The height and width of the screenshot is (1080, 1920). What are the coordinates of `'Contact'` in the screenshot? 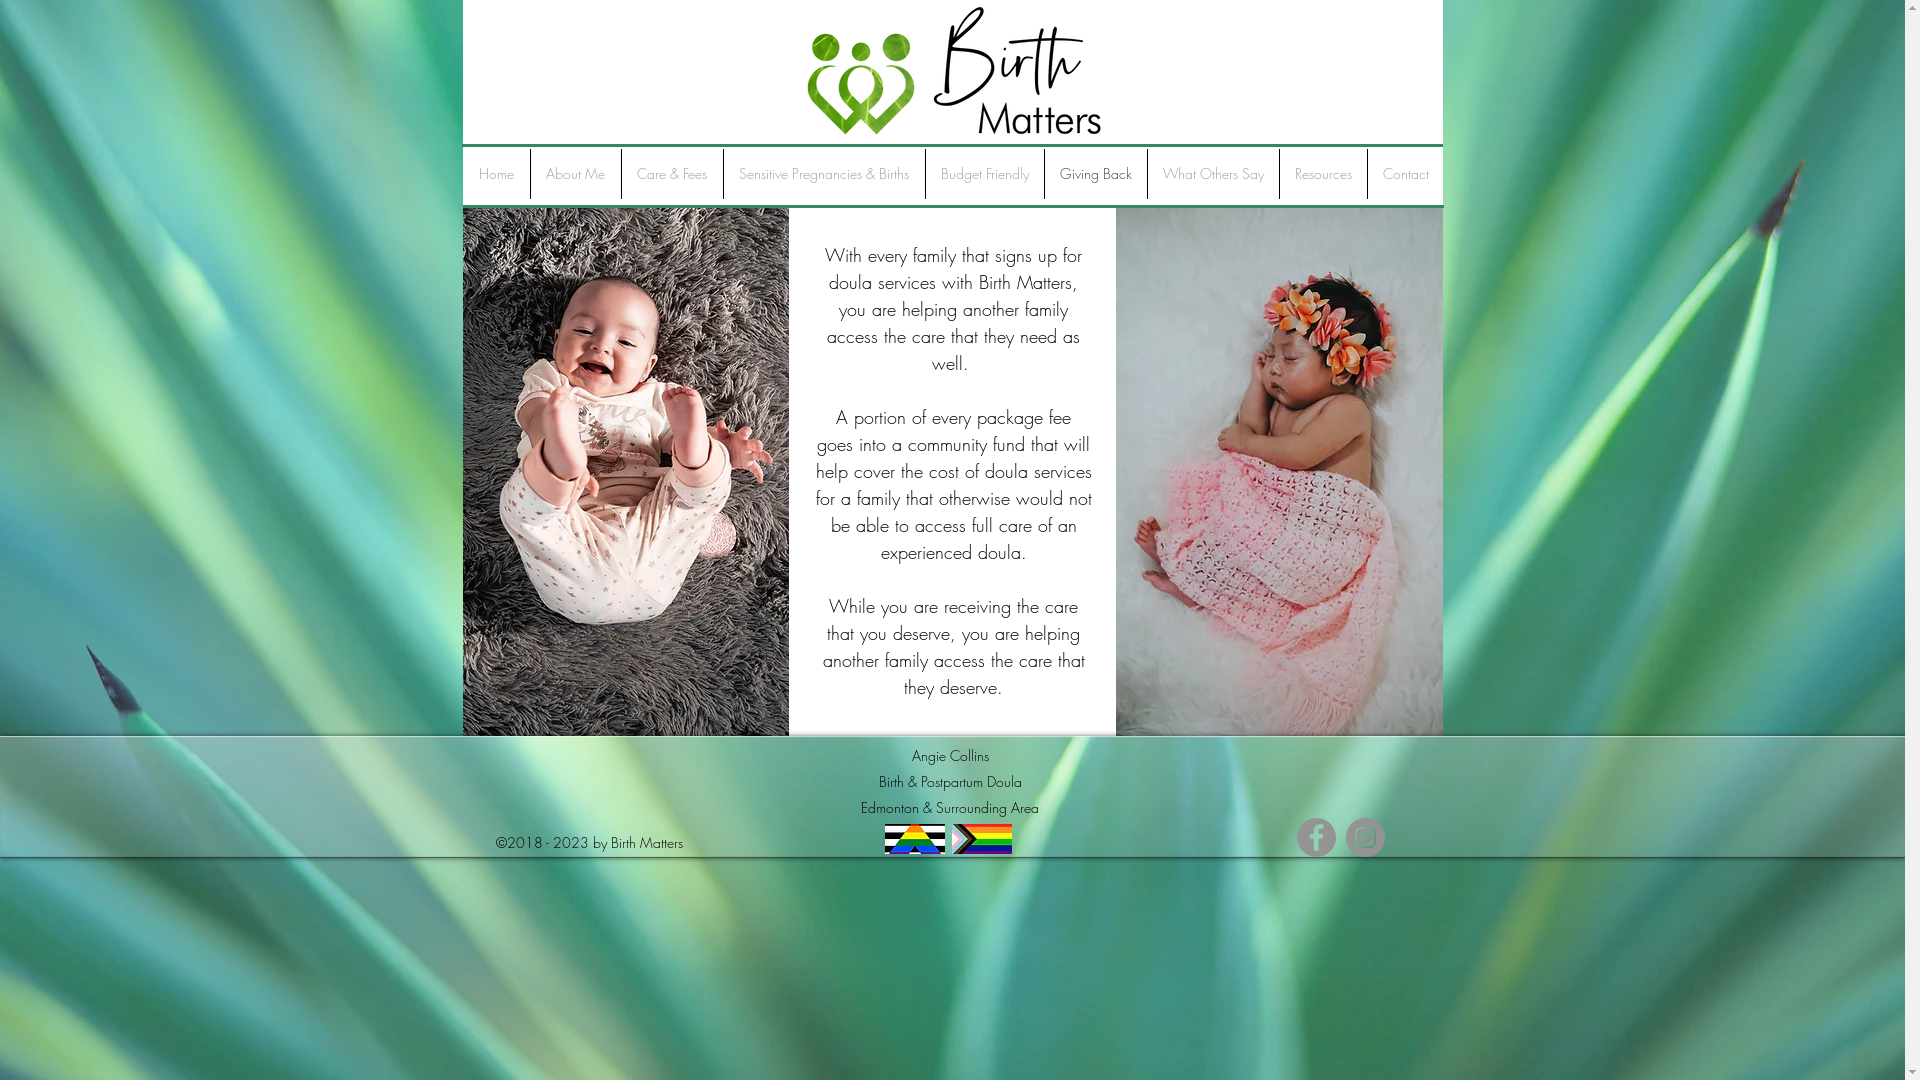 It's located at (1405, 172).